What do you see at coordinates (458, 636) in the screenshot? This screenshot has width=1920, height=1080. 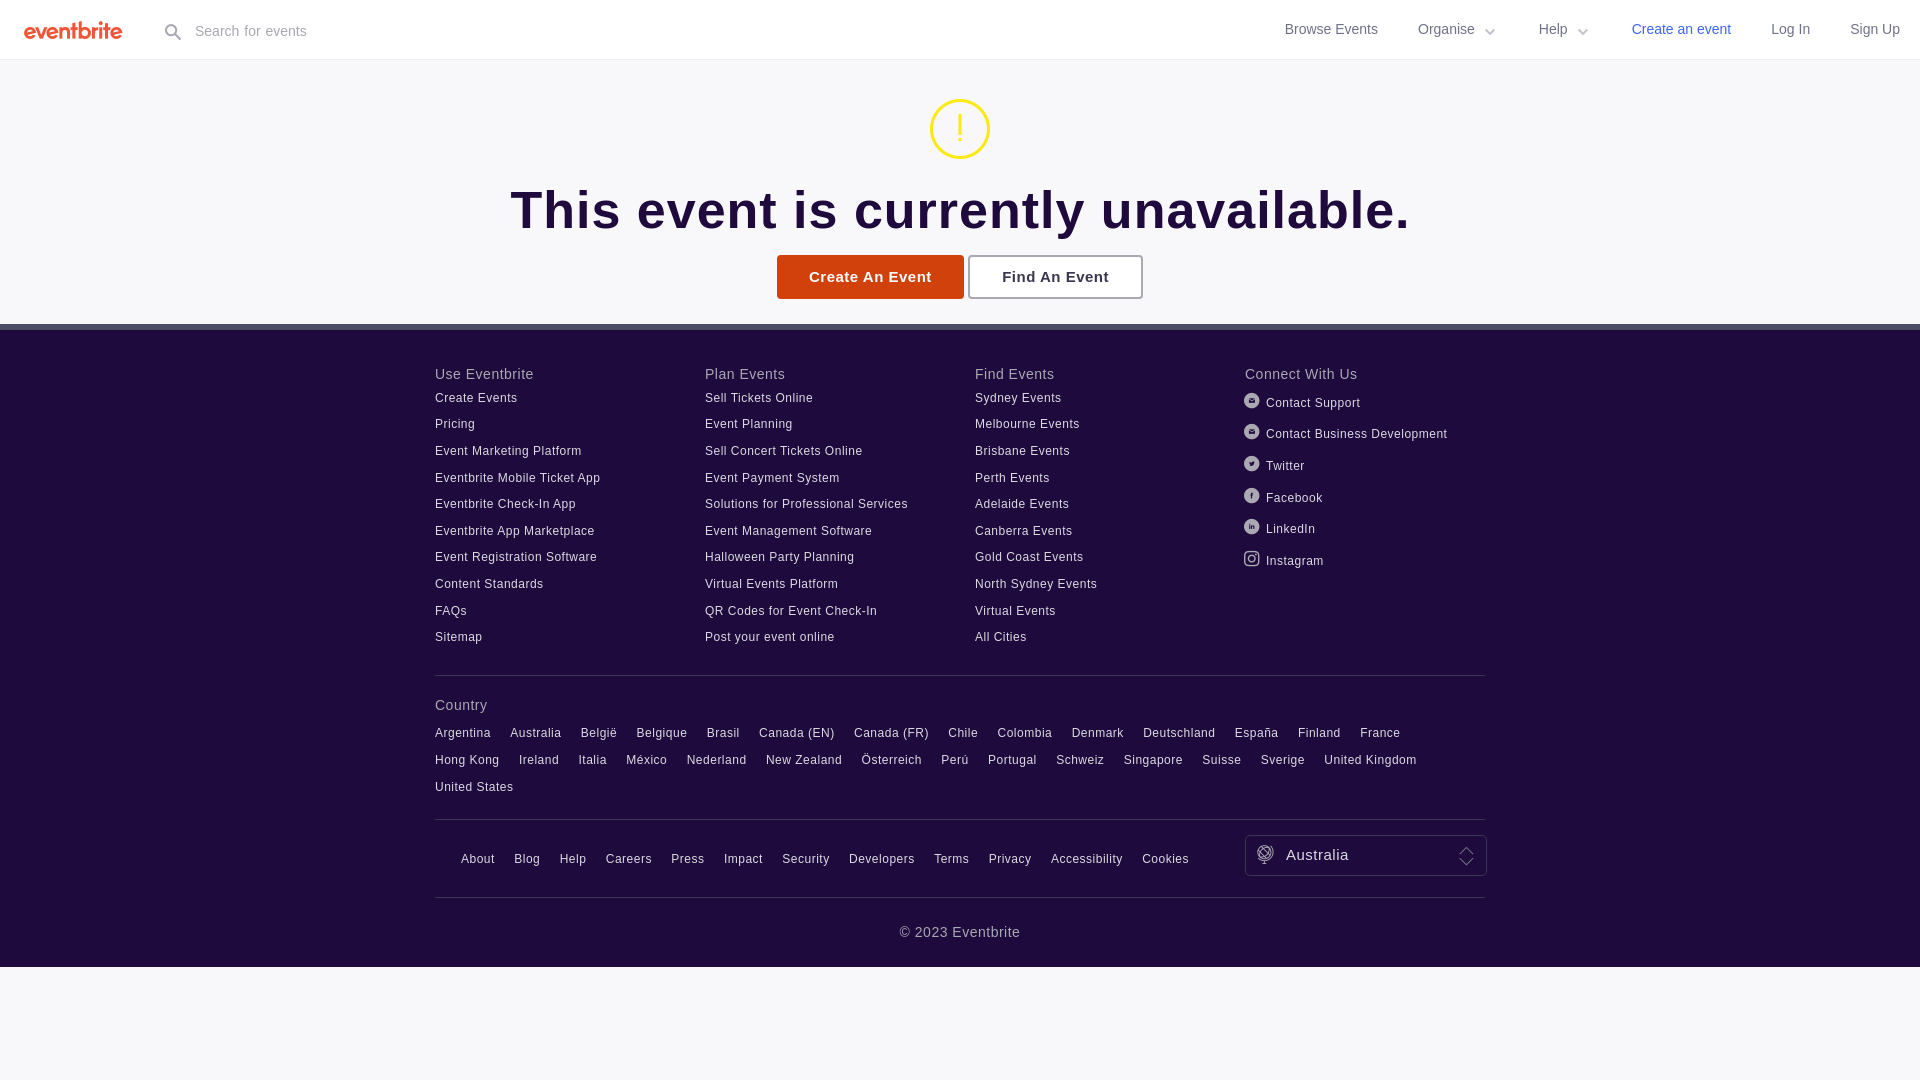 I see `'Sitemap'` at bounding box center [458, 636].